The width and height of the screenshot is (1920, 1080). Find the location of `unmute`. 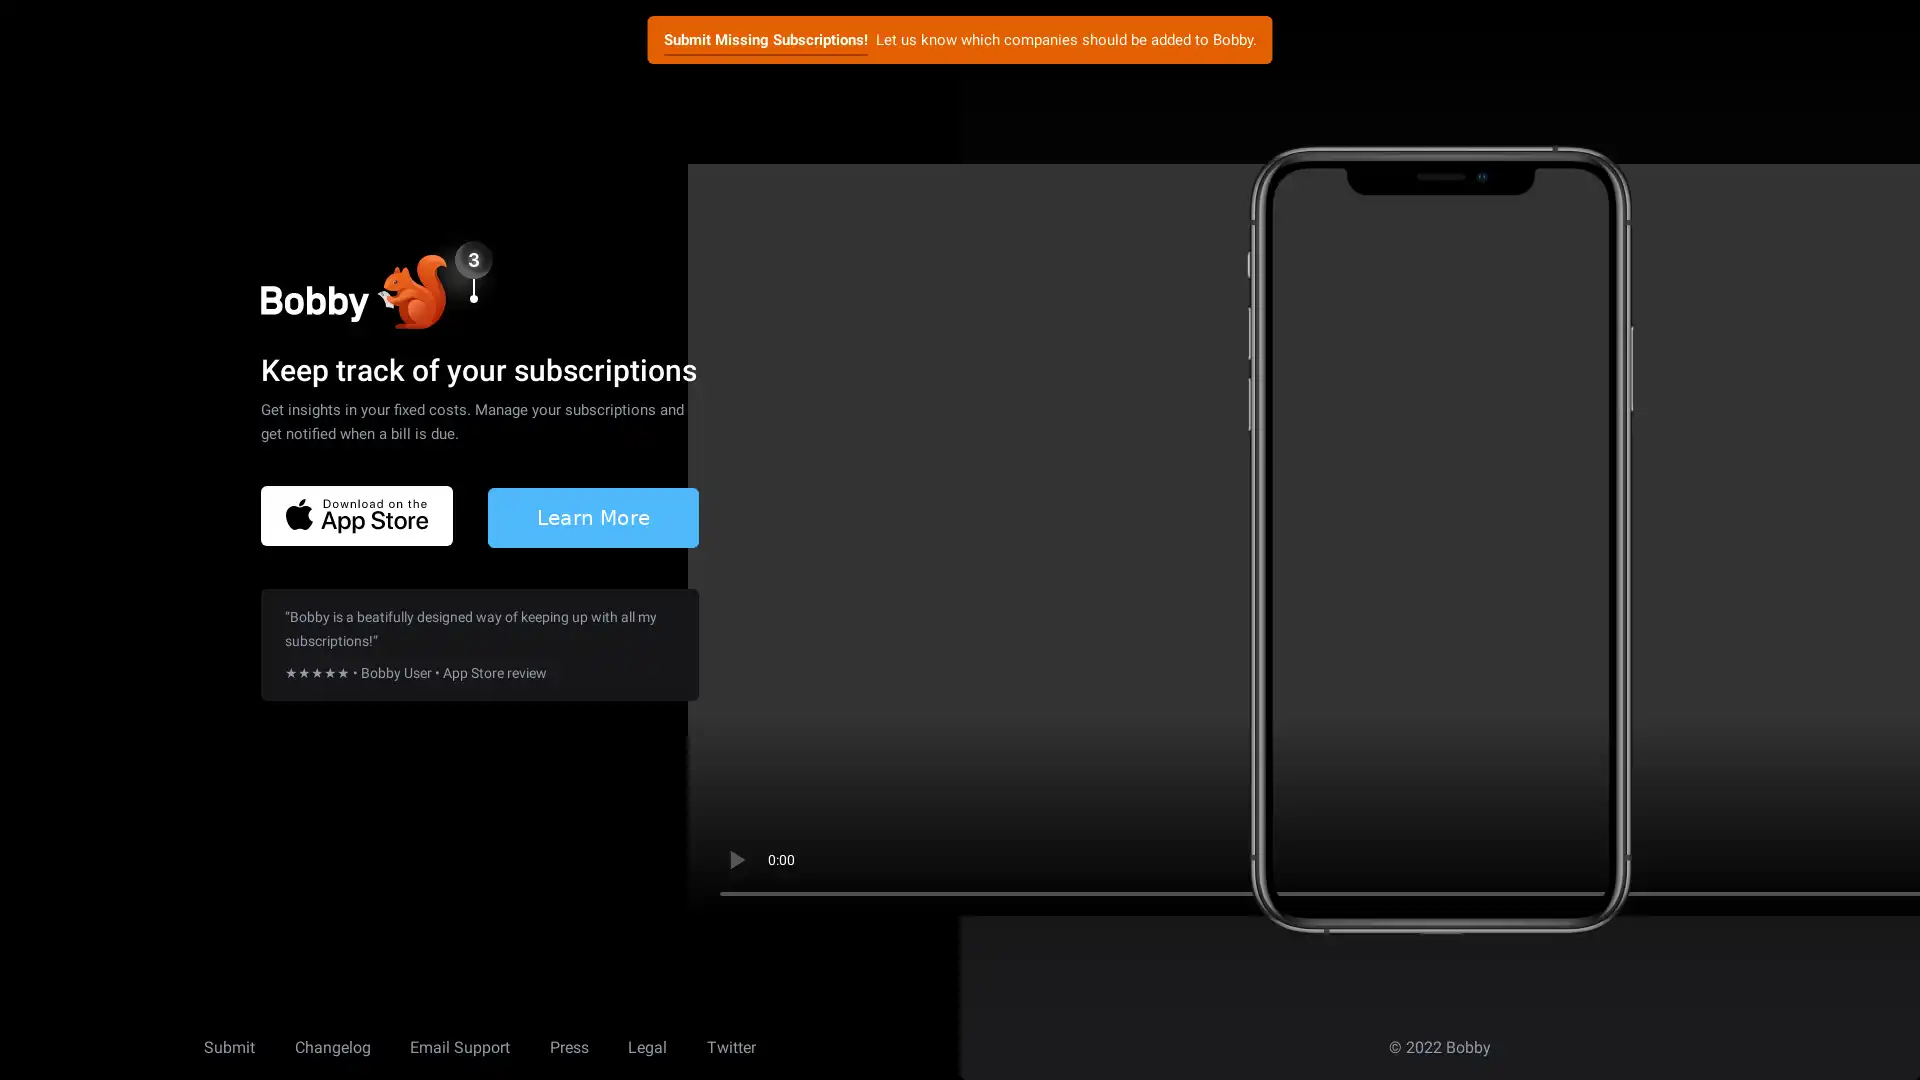

unmute is located at coordinates (1742, 859).